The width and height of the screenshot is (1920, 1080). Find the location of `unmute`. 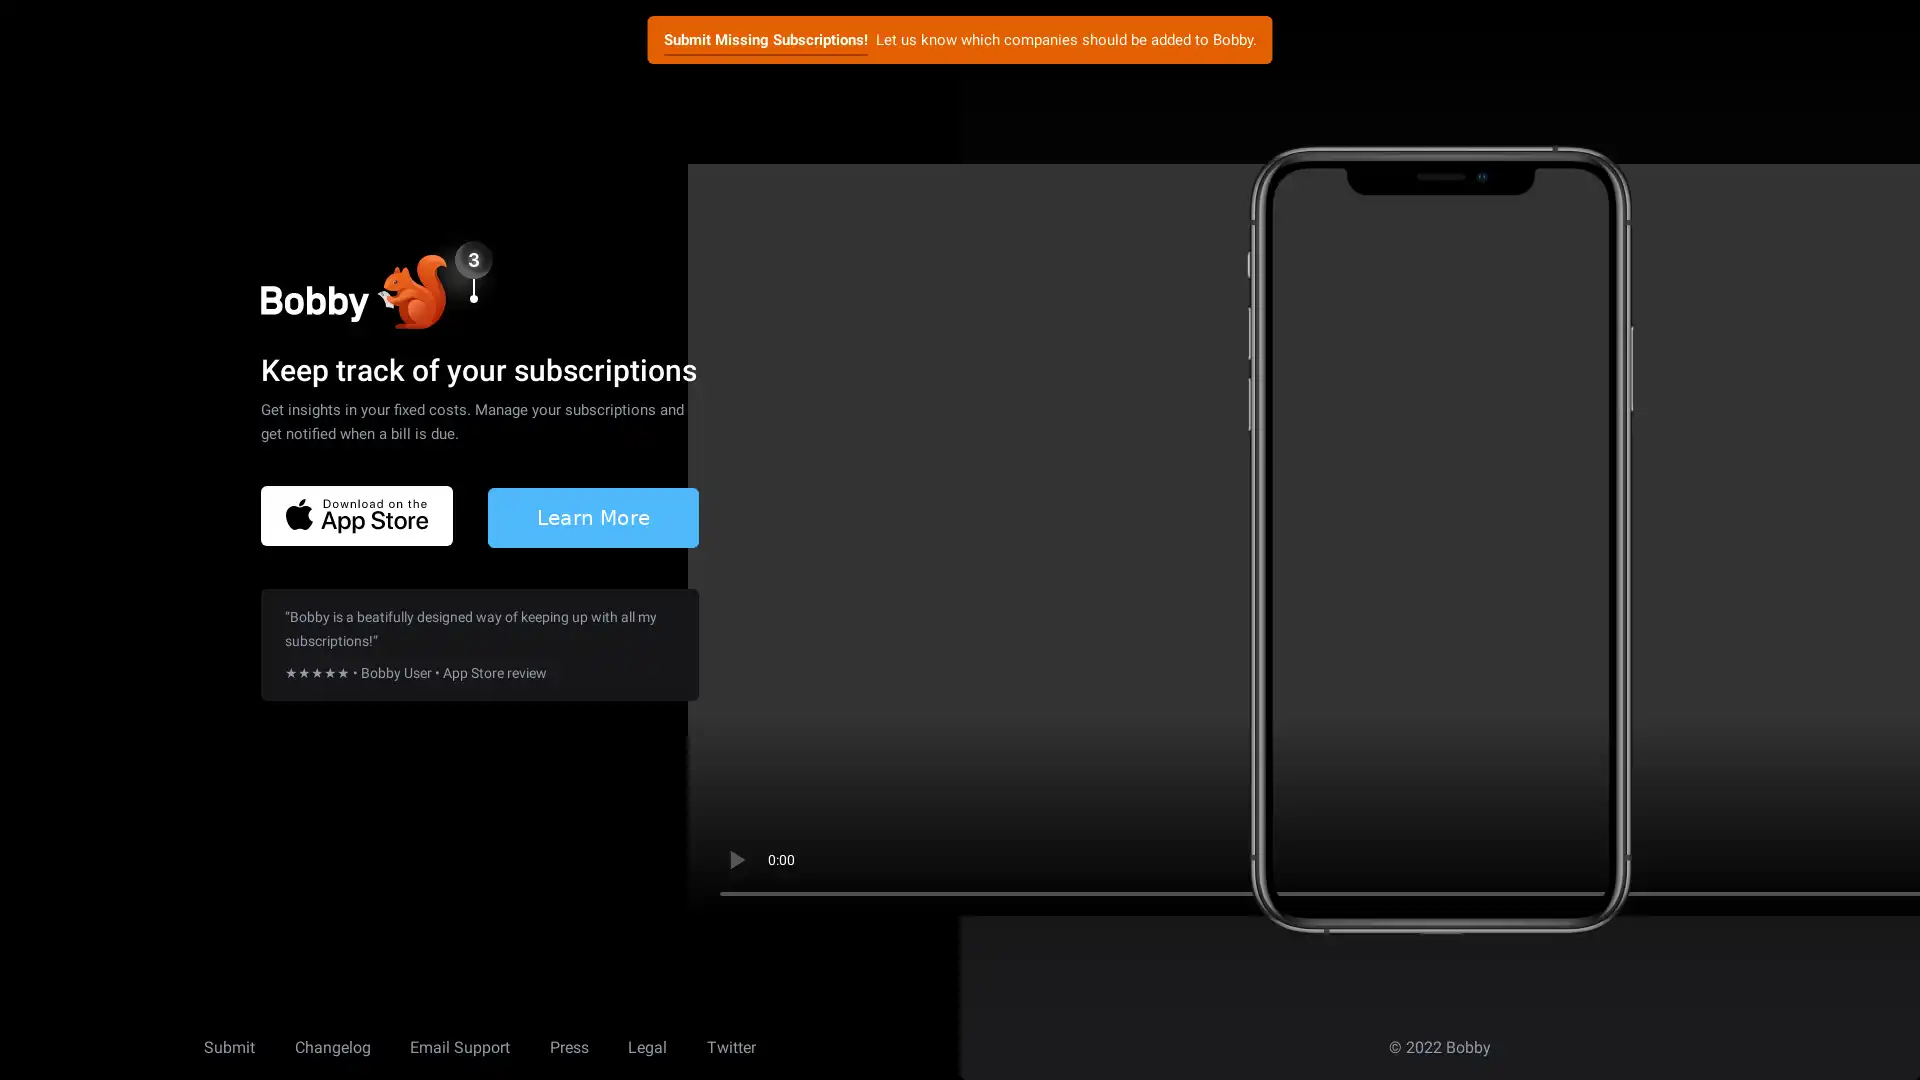

unmute is located at coordinates (1742, 859).